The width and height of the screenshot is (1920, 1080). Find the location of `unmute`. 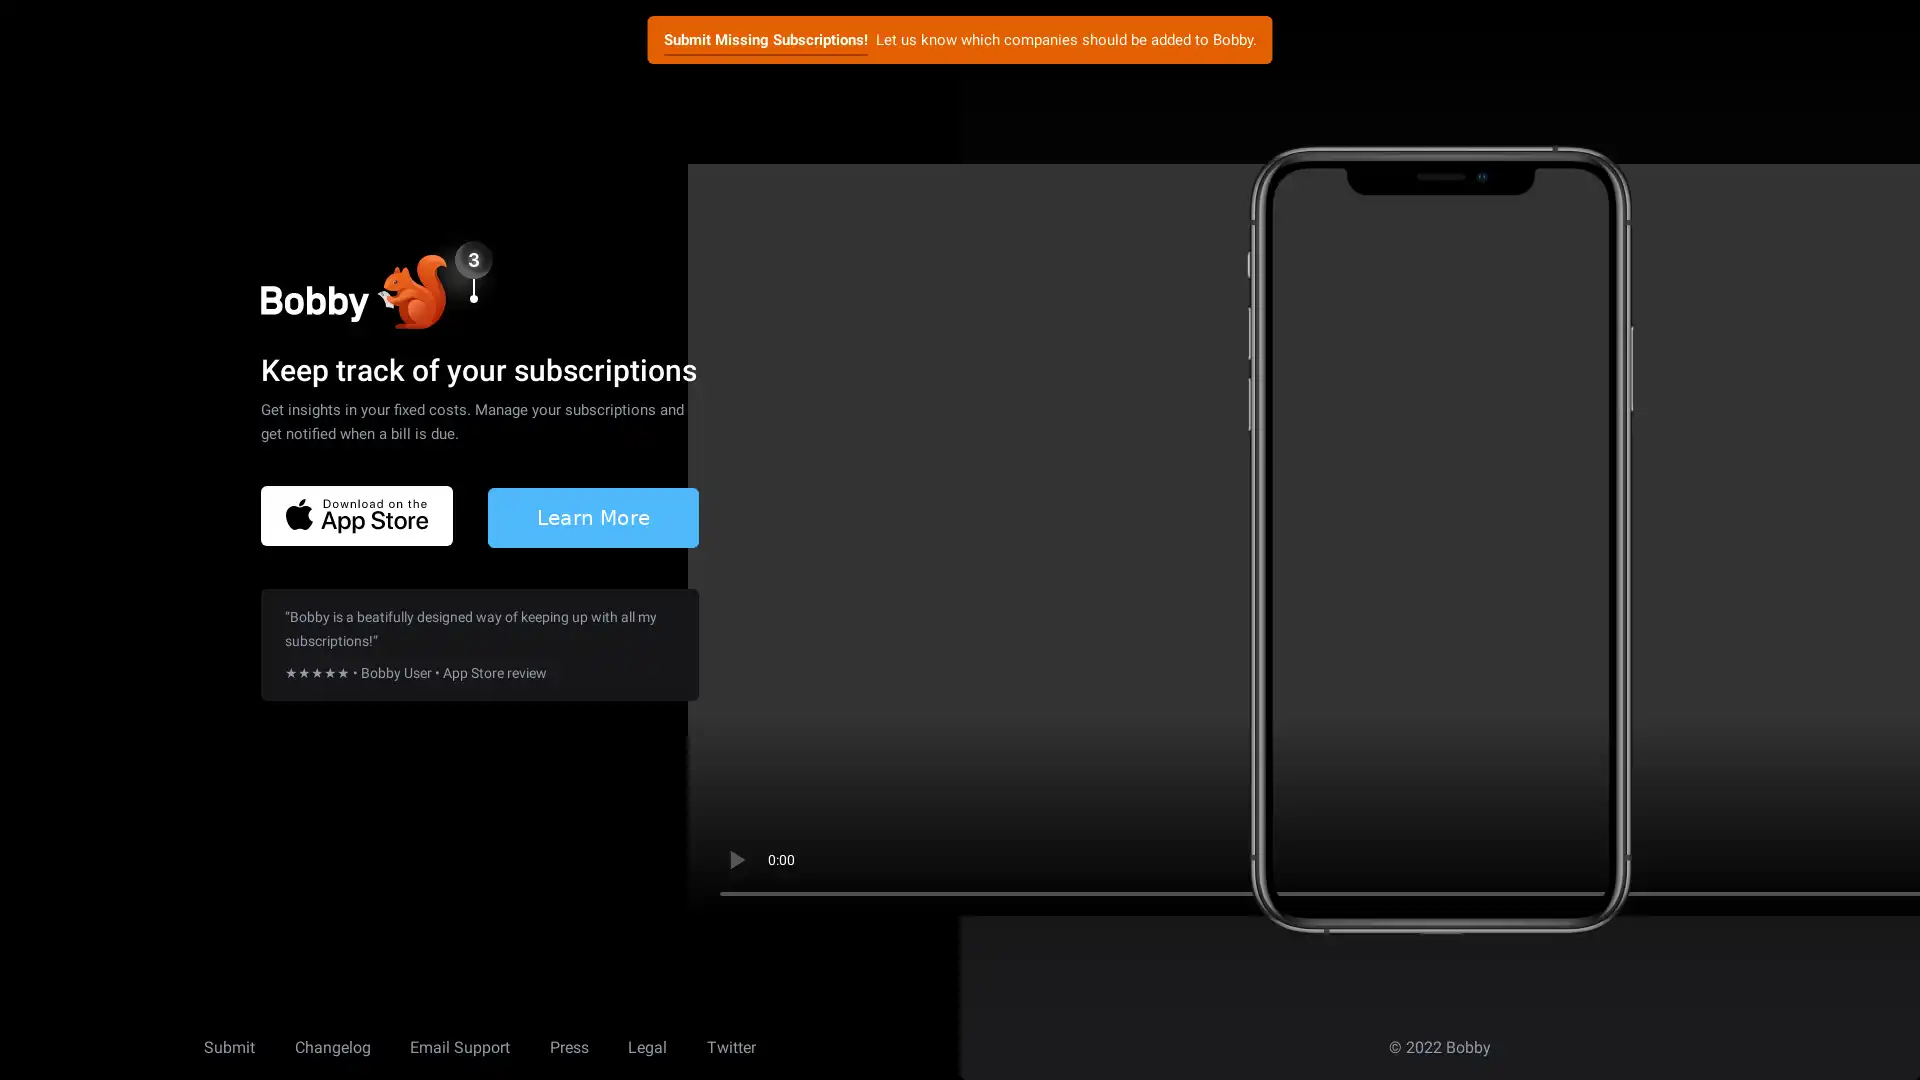

unmute is located at coordinates (1742, 859).